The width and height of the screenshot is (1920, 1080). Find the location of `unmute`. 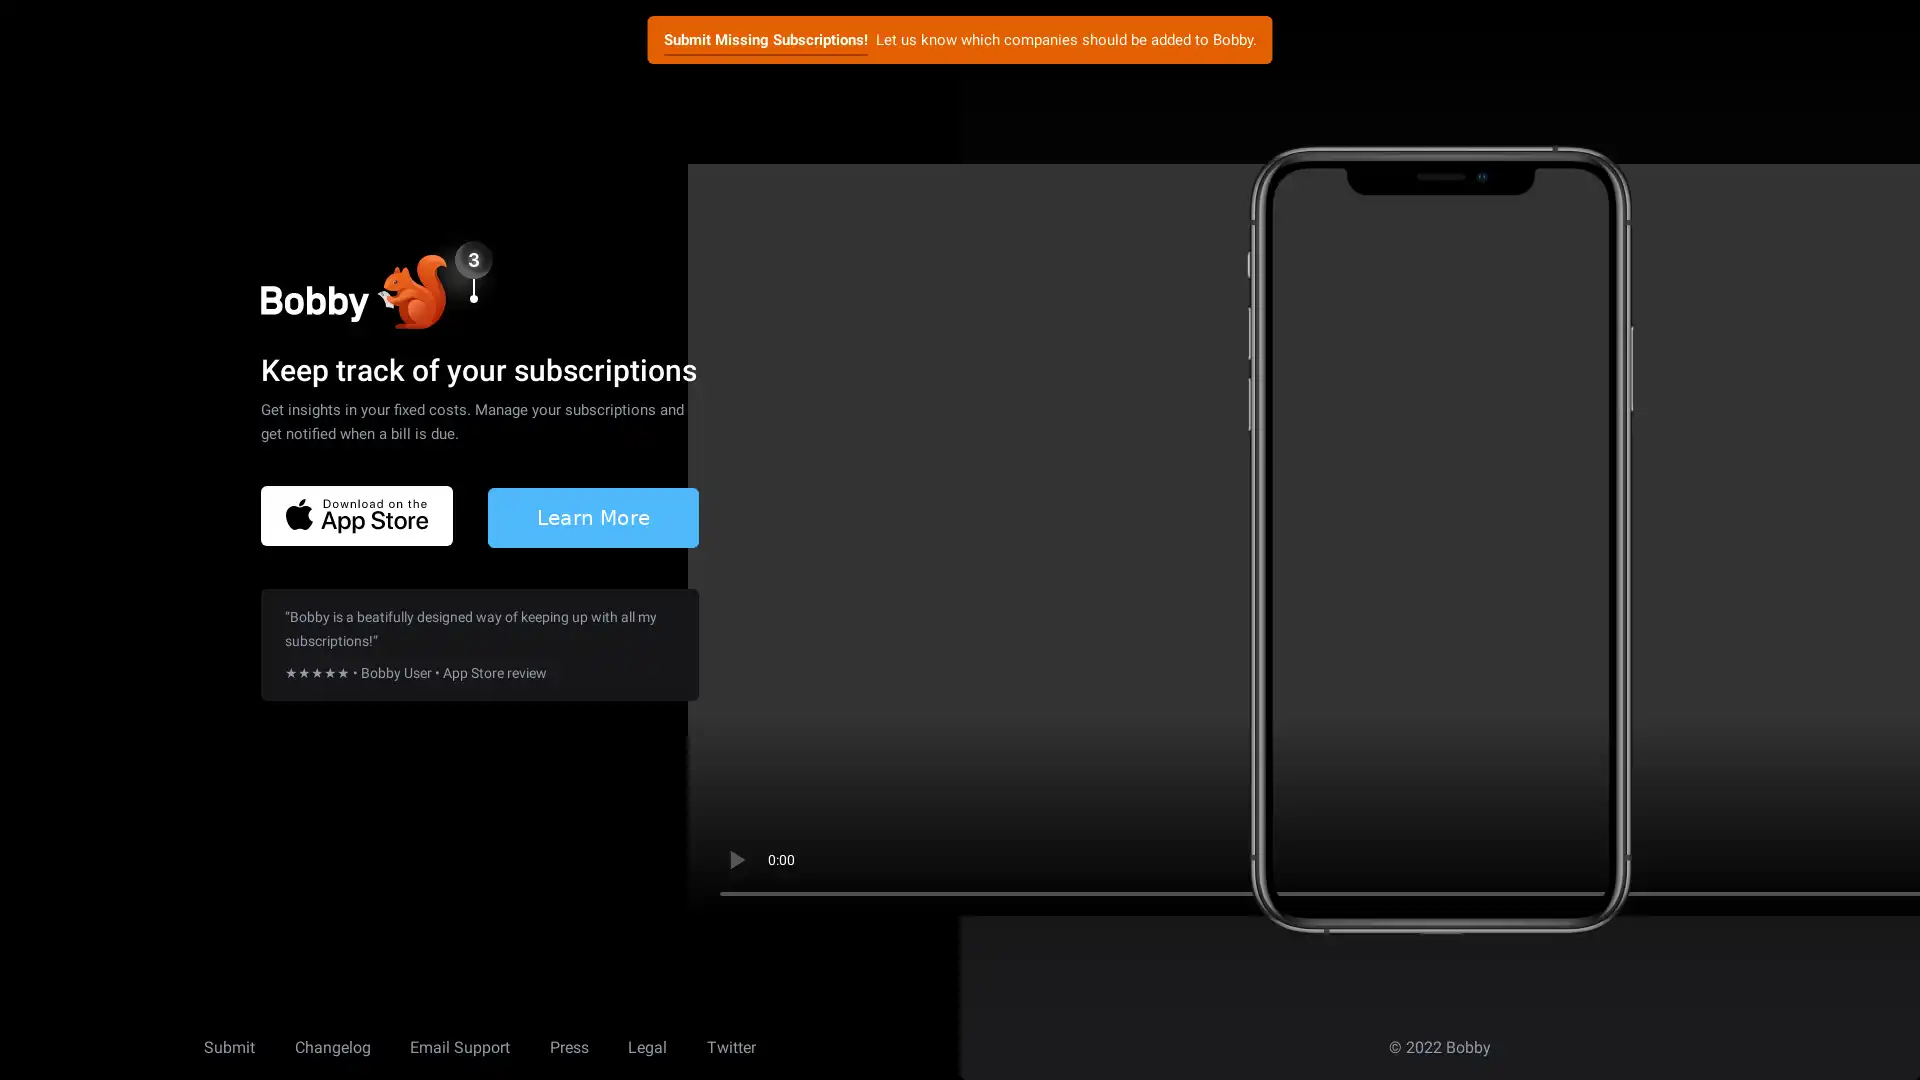

unmute is located at coordinates (1742, 859).